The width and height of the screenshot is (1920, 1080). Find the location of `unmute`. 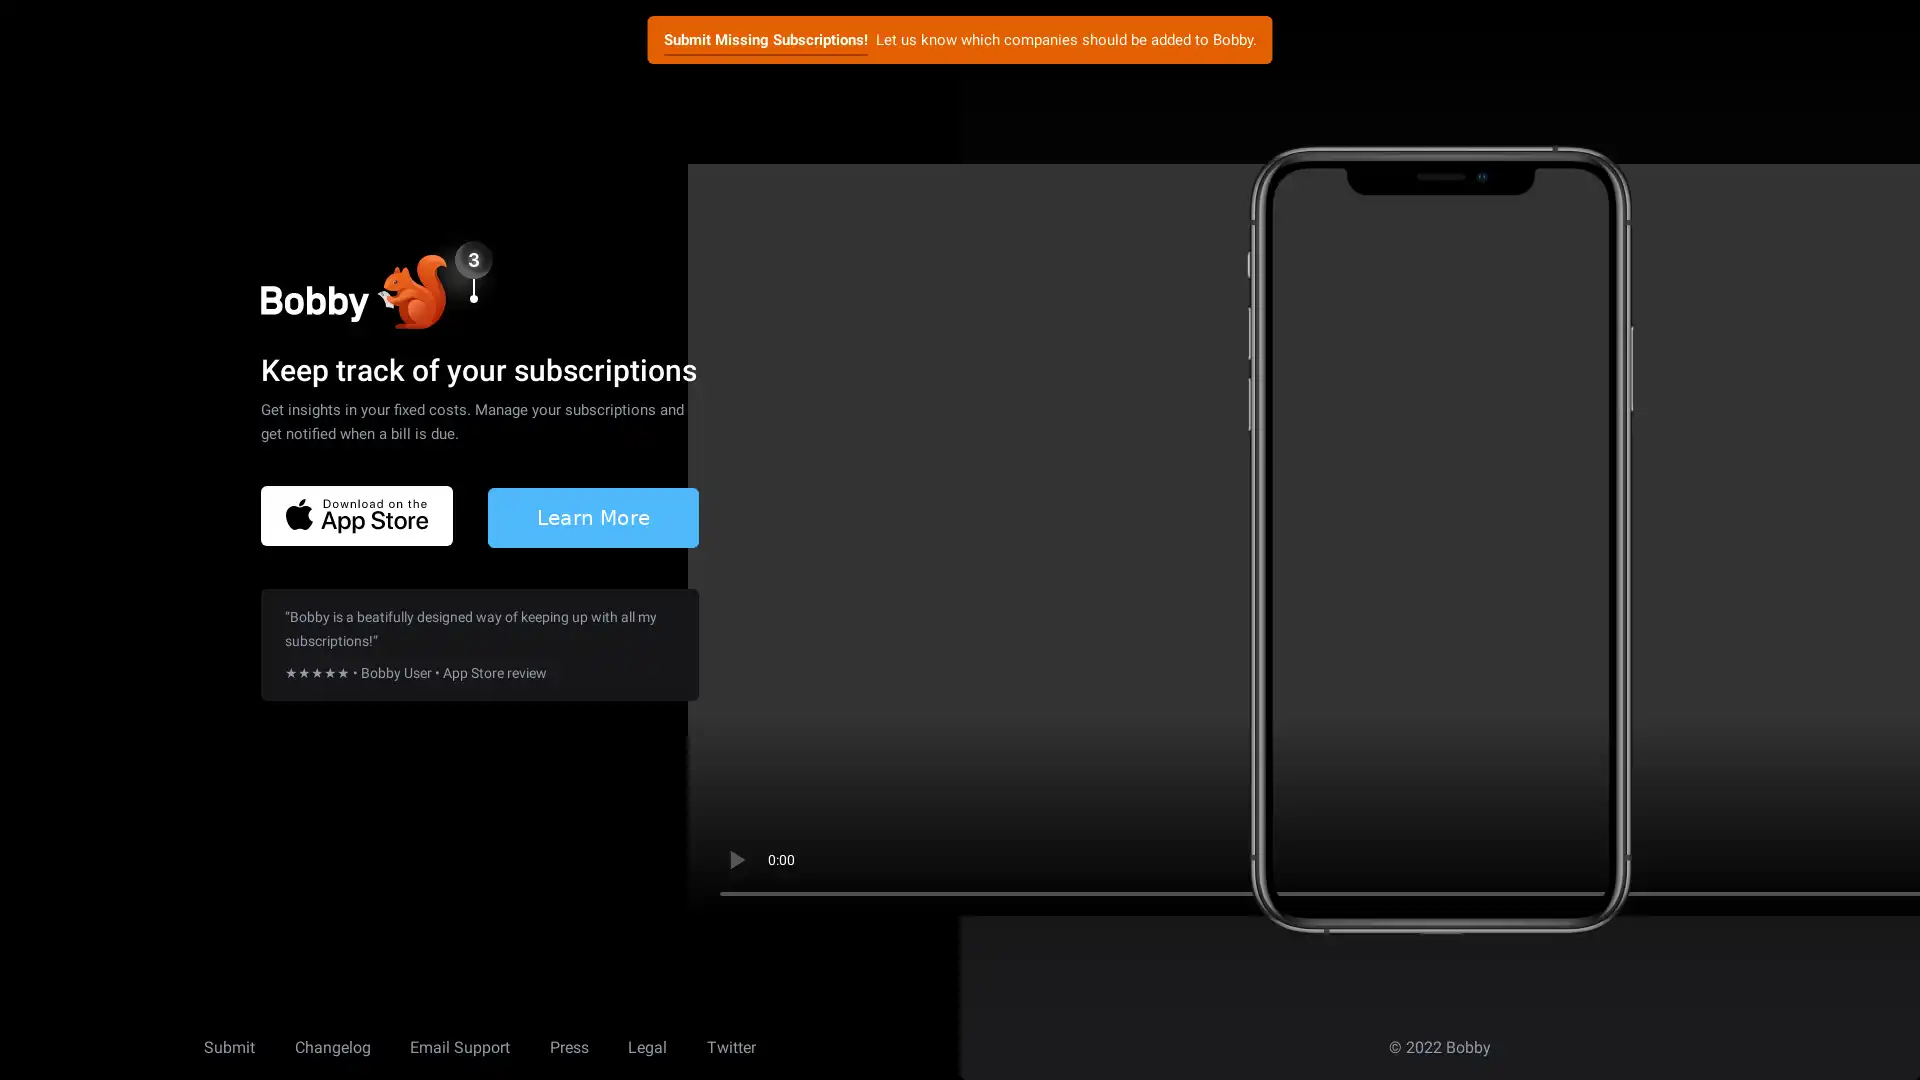

unmute is located at coordinates (1742, 859).